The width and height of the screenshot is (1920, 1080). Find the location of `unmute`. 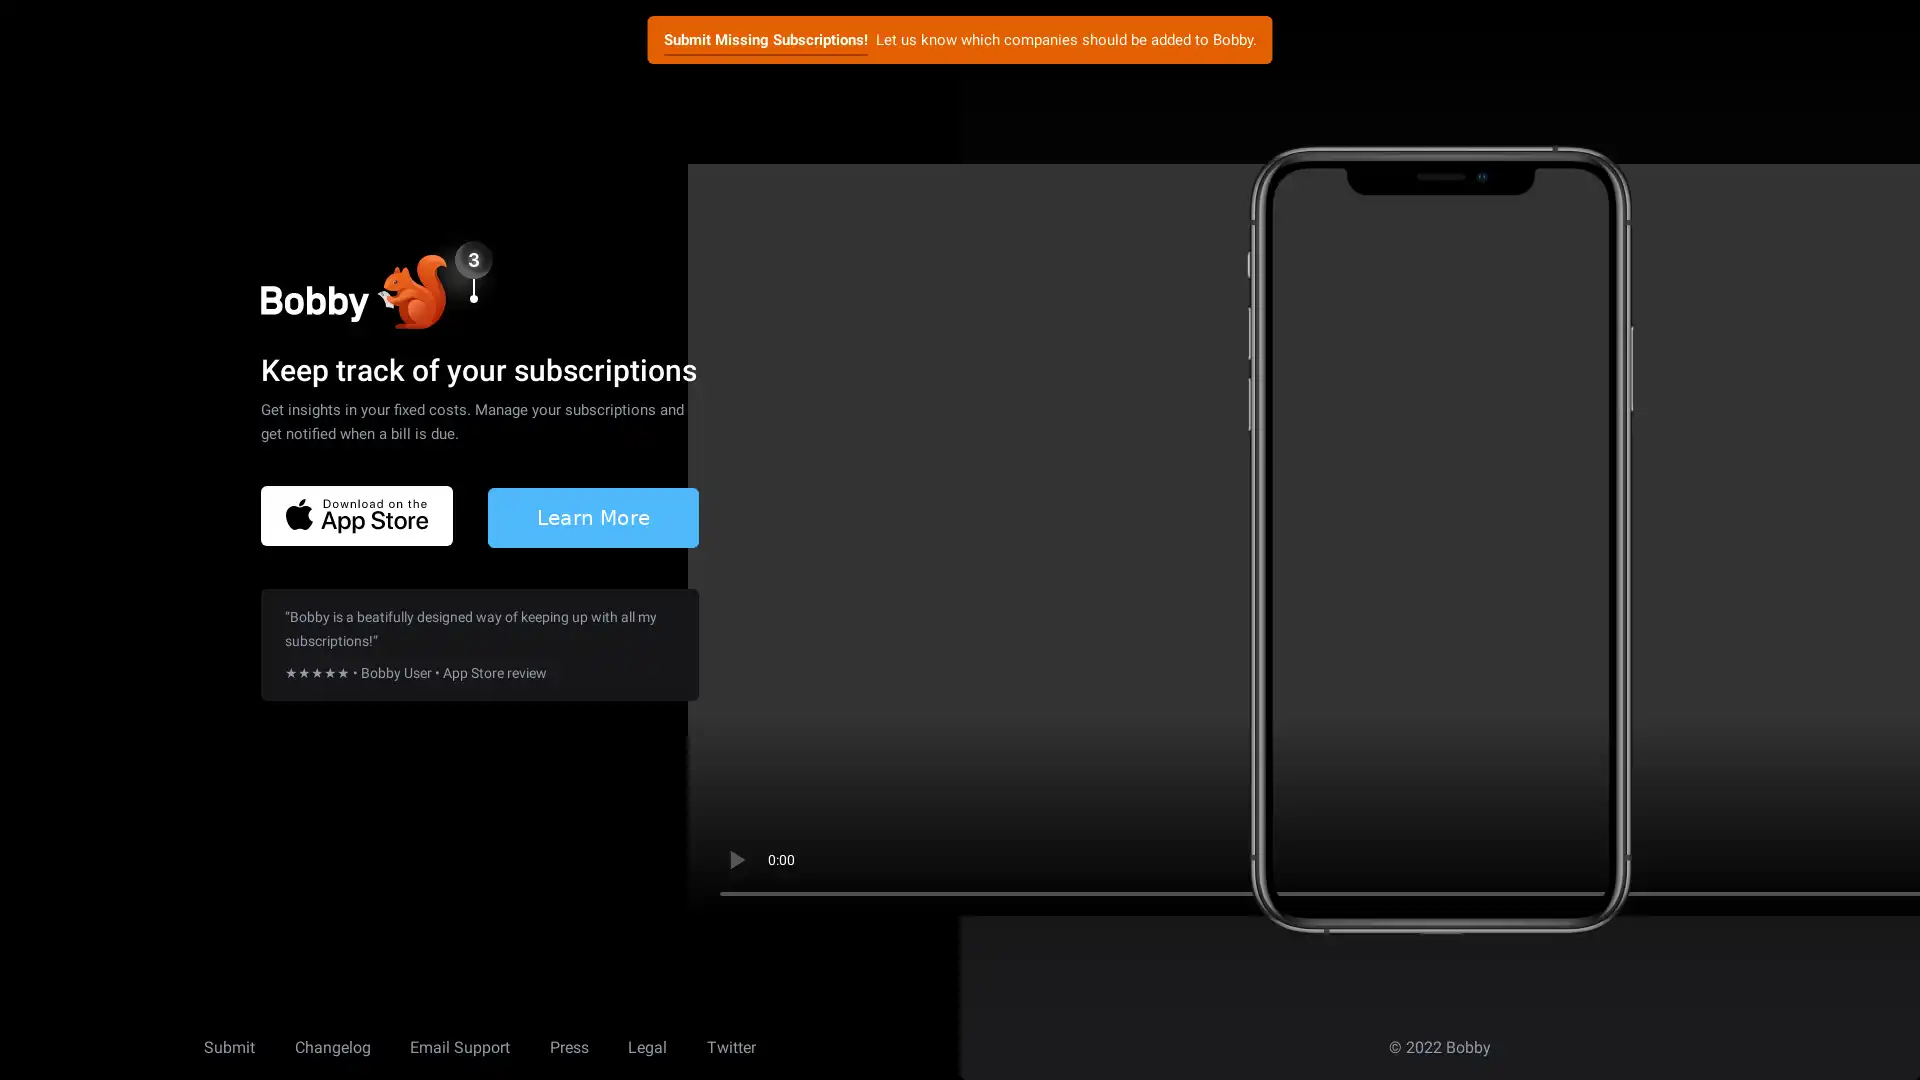

unmute is located at coordinates (1742, 859).